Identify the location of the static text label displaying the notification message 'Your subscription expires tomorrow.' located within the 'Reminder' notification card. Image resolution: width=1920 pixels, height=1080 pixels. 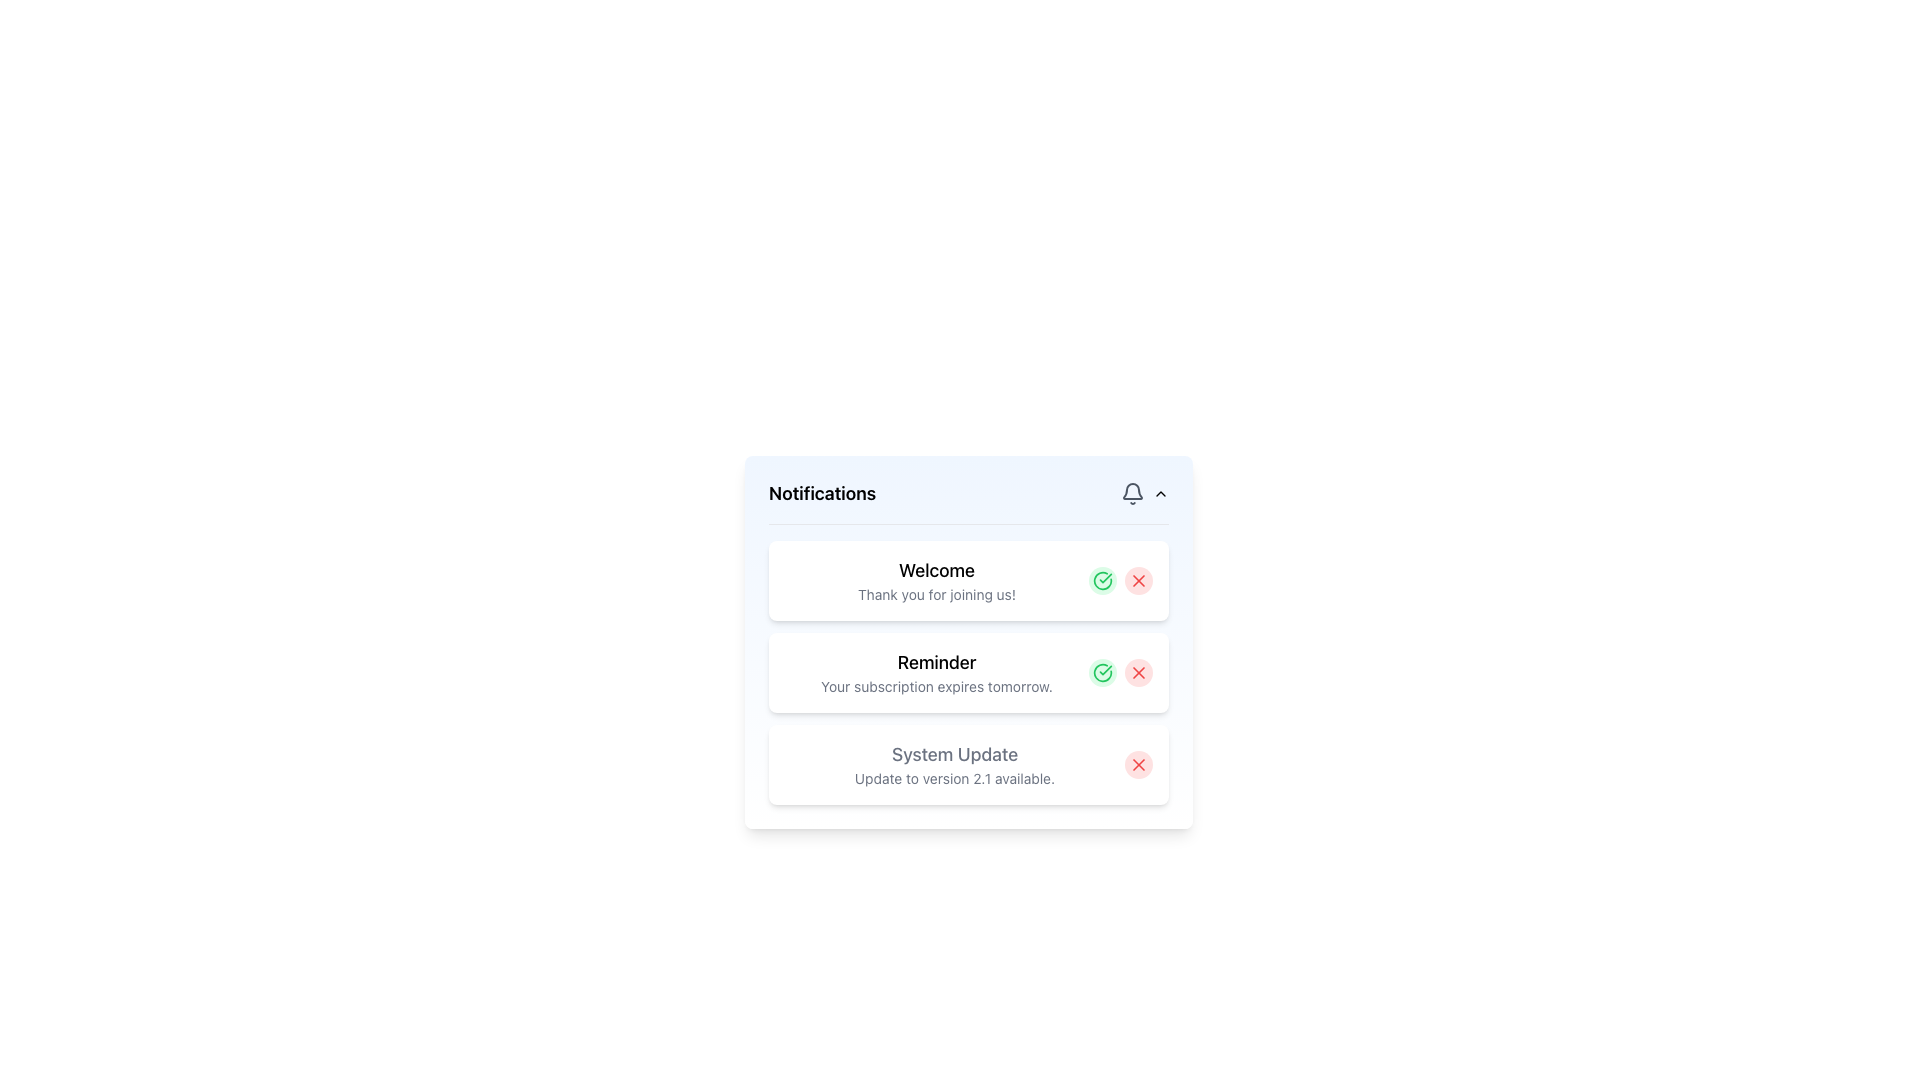
(935, 685).